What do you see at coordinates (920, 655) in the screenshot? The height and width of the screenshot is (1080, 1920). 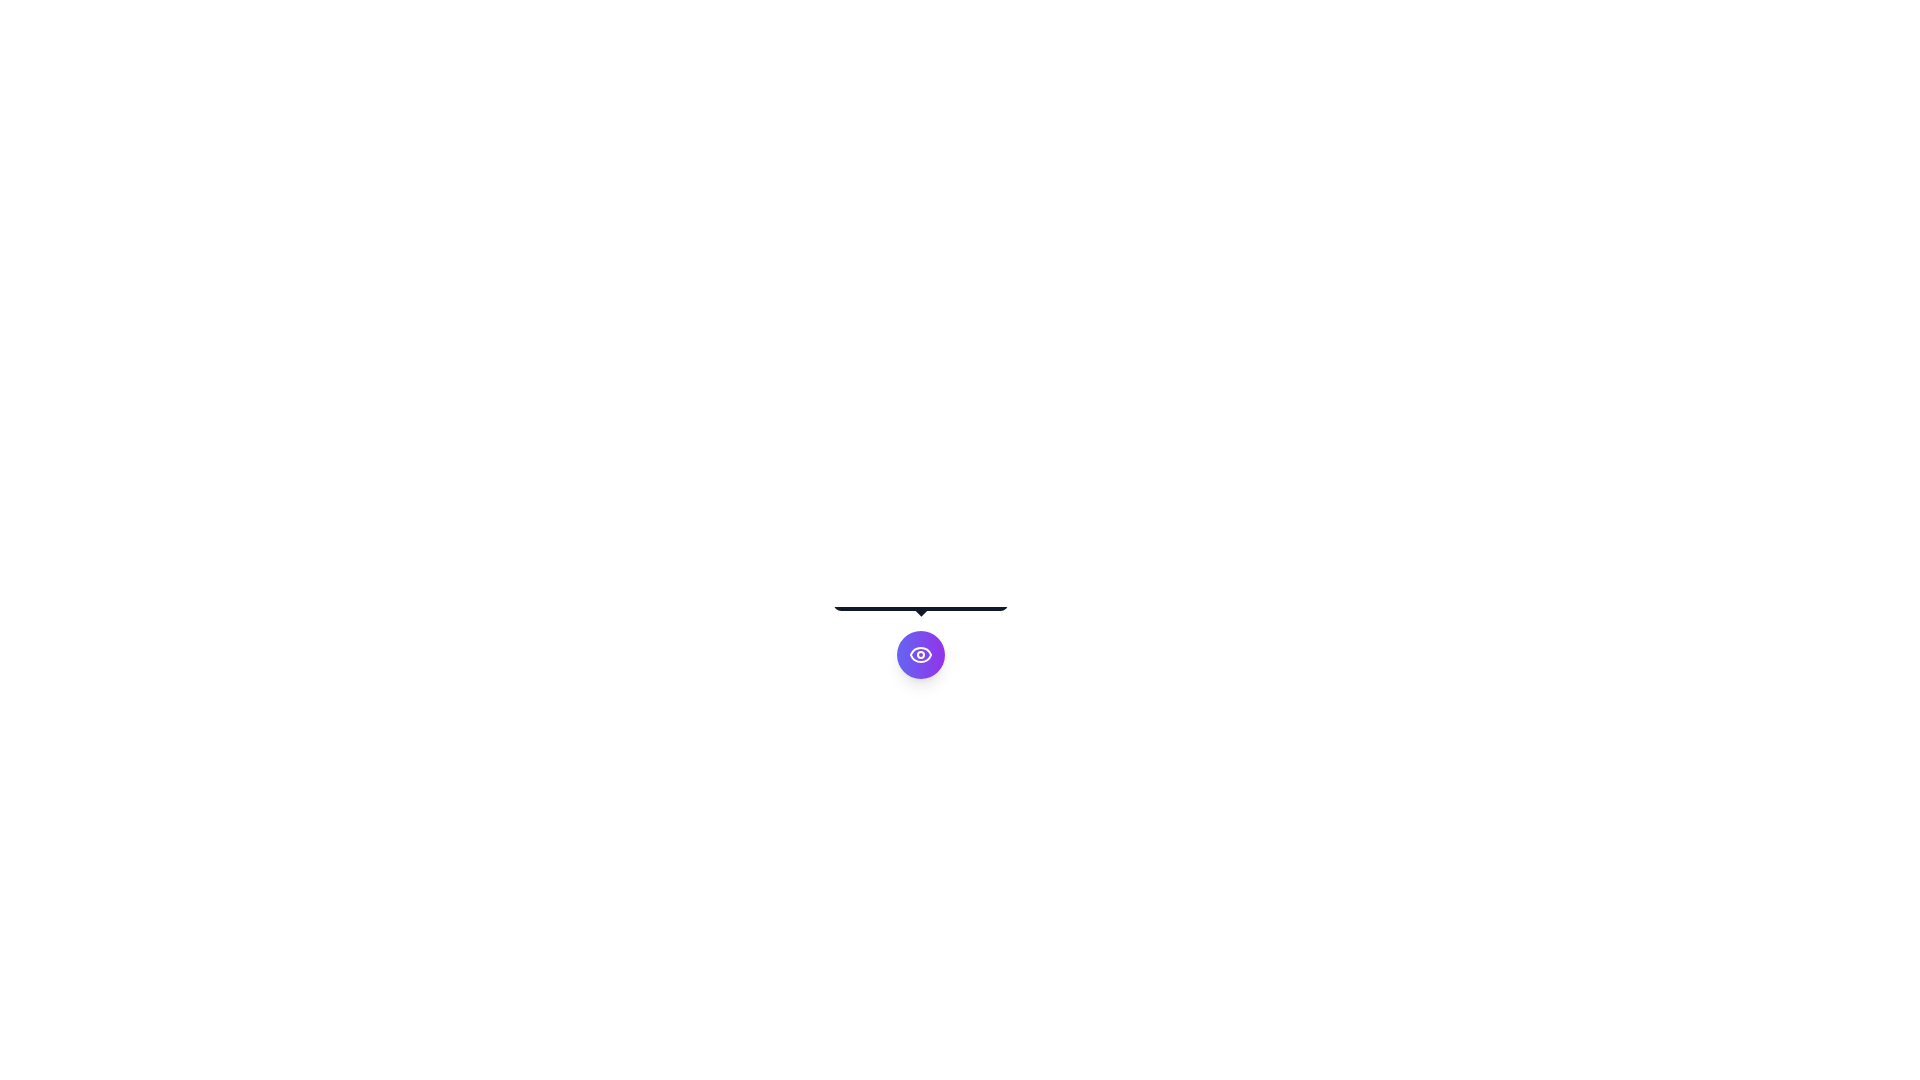 I see `the button that toggles the visibility of the search input field for keyboard navigation` at bounding box center [920, 655].